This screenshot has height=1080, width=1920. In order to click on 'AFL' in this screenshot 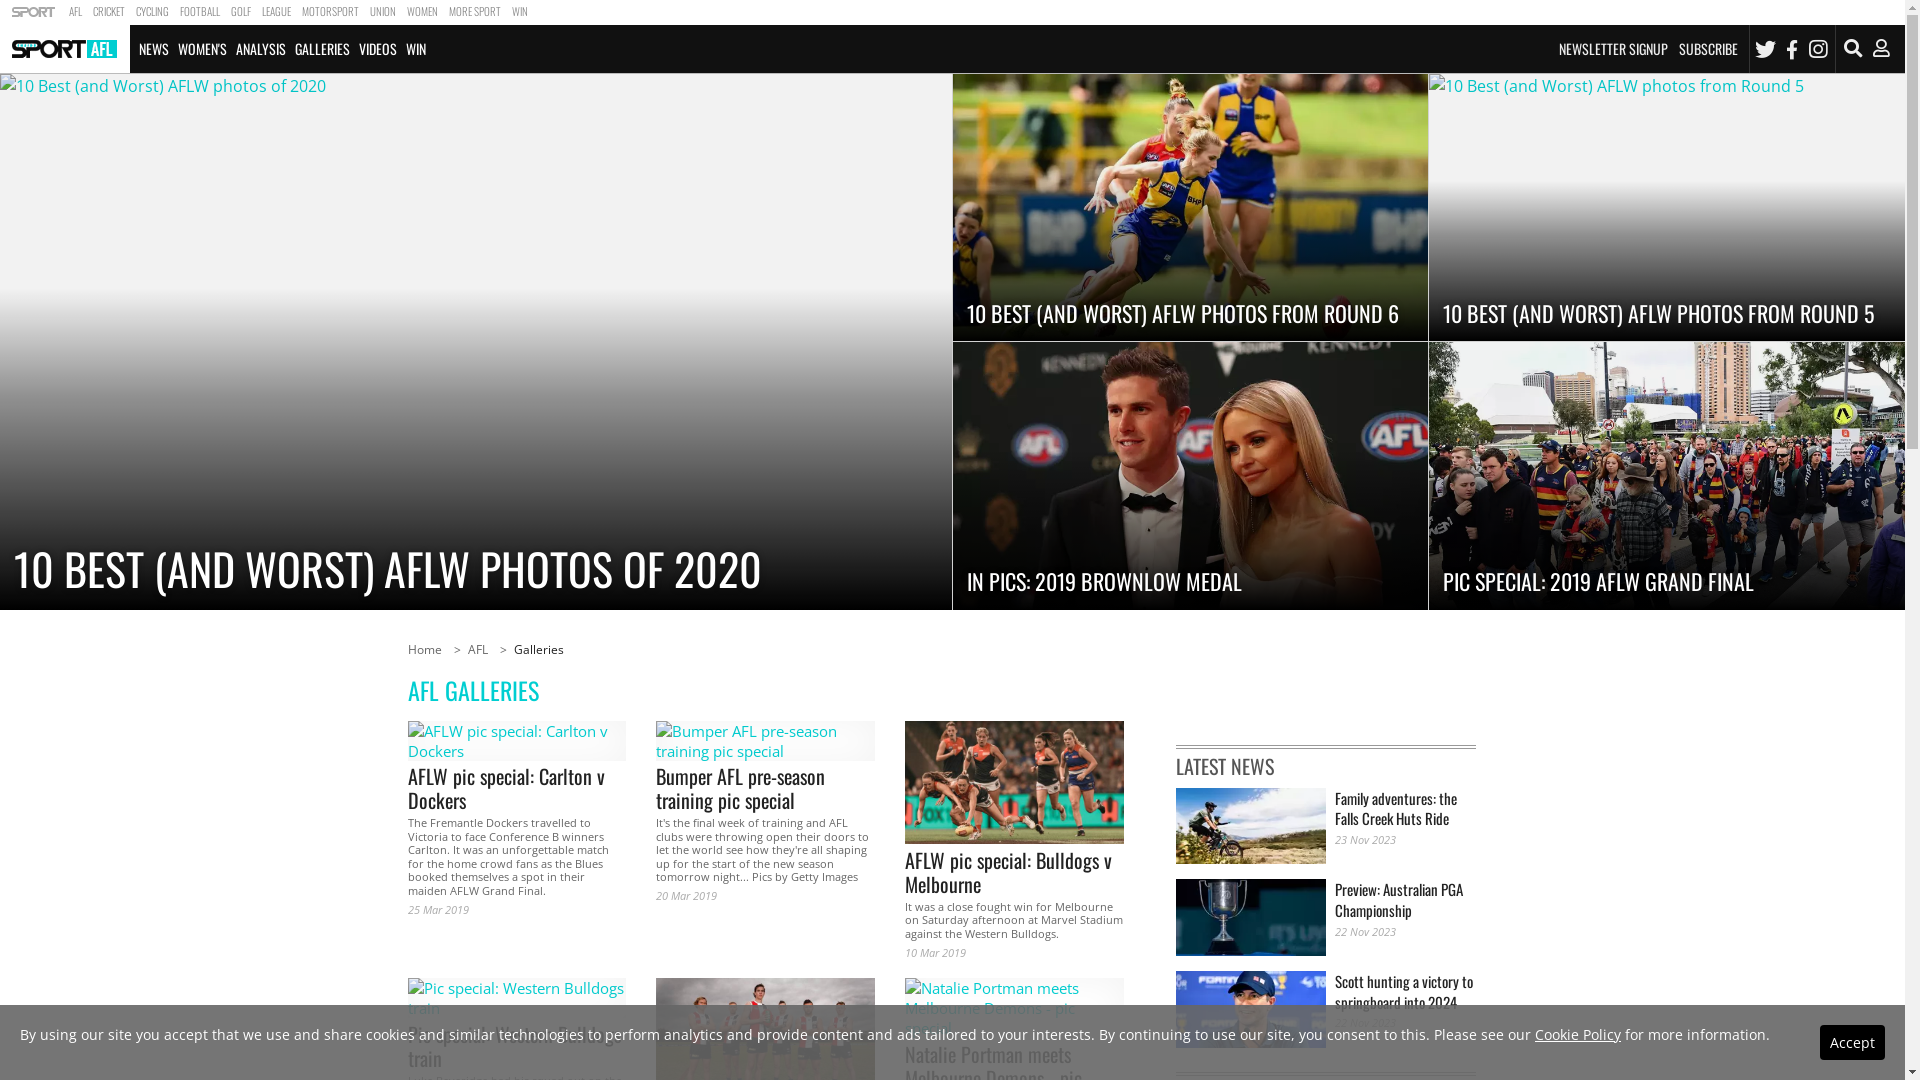, I will do `click(477, 650)`.